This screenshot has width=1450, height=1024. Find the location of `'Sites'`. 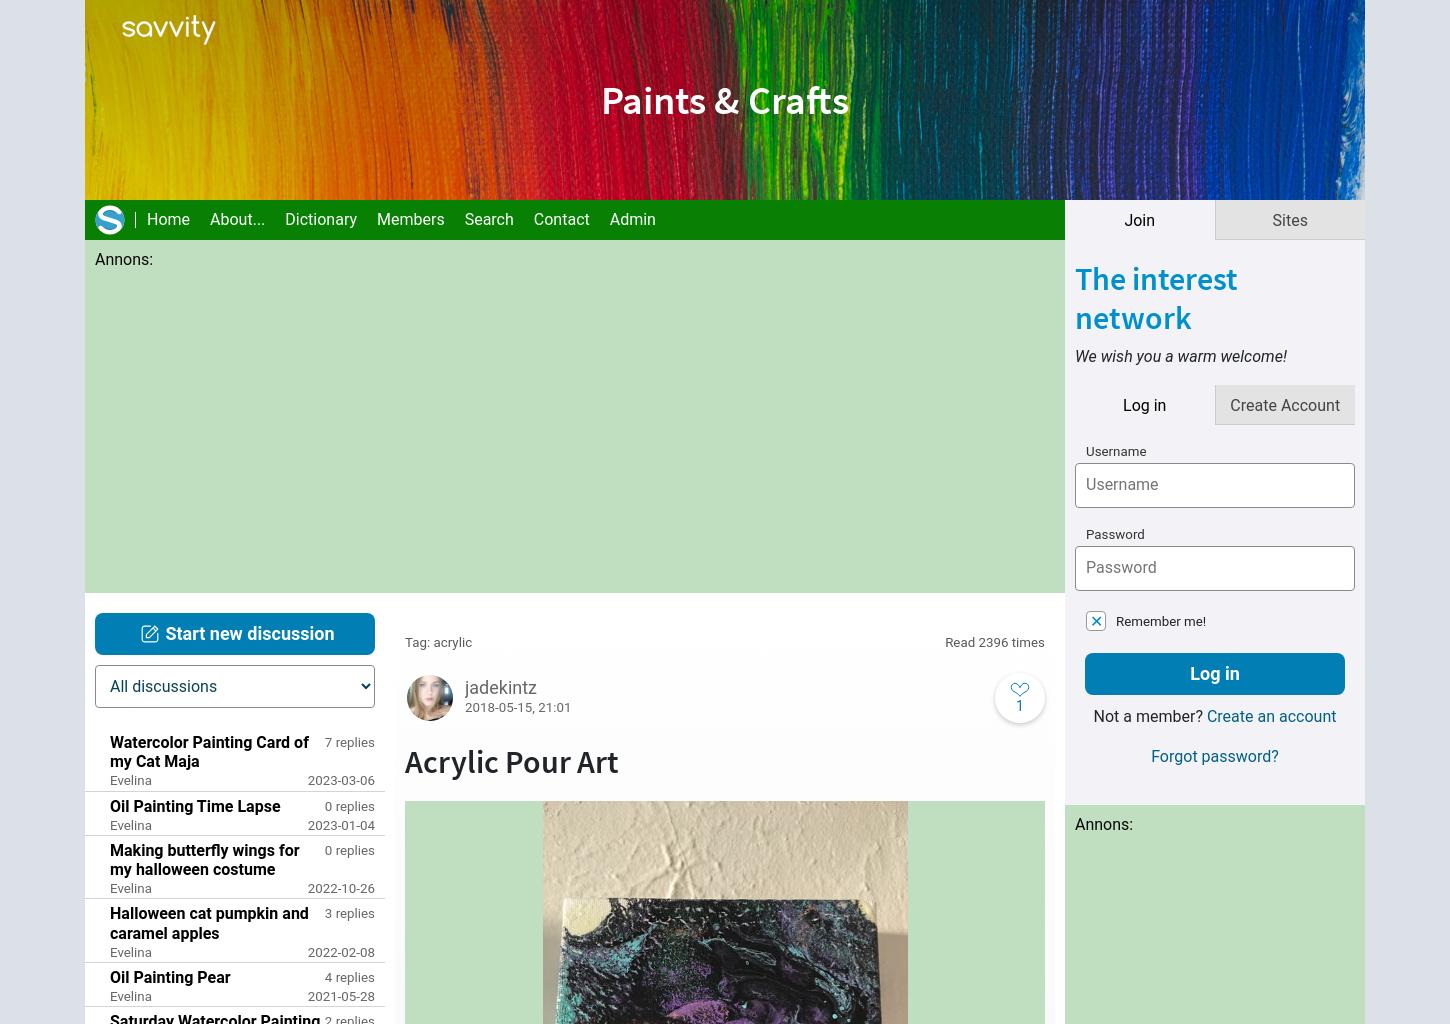

'Sites' is located at coordinates (1289, 219).